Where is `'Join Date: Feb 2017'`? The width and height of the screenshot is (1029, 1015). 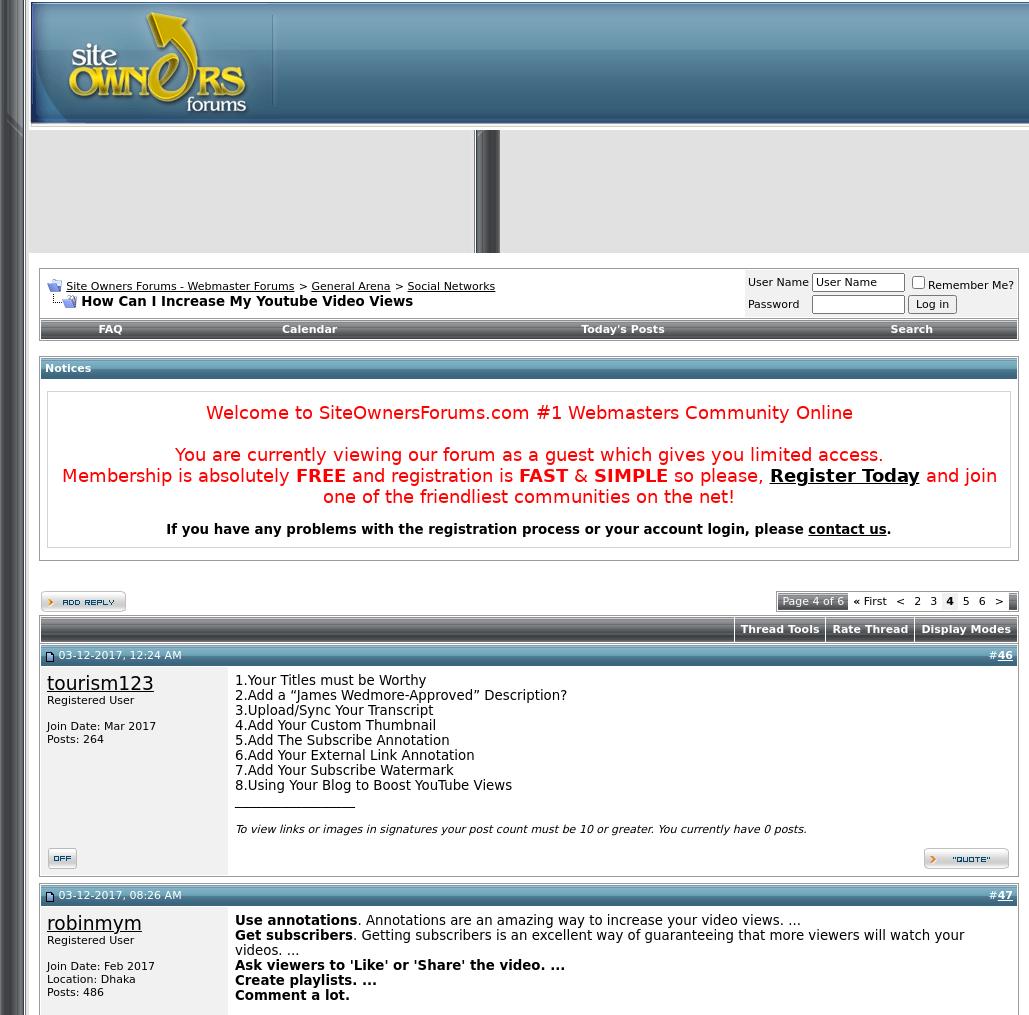 'Join Date: Feb 2017' is located at coordinates (99, 966).